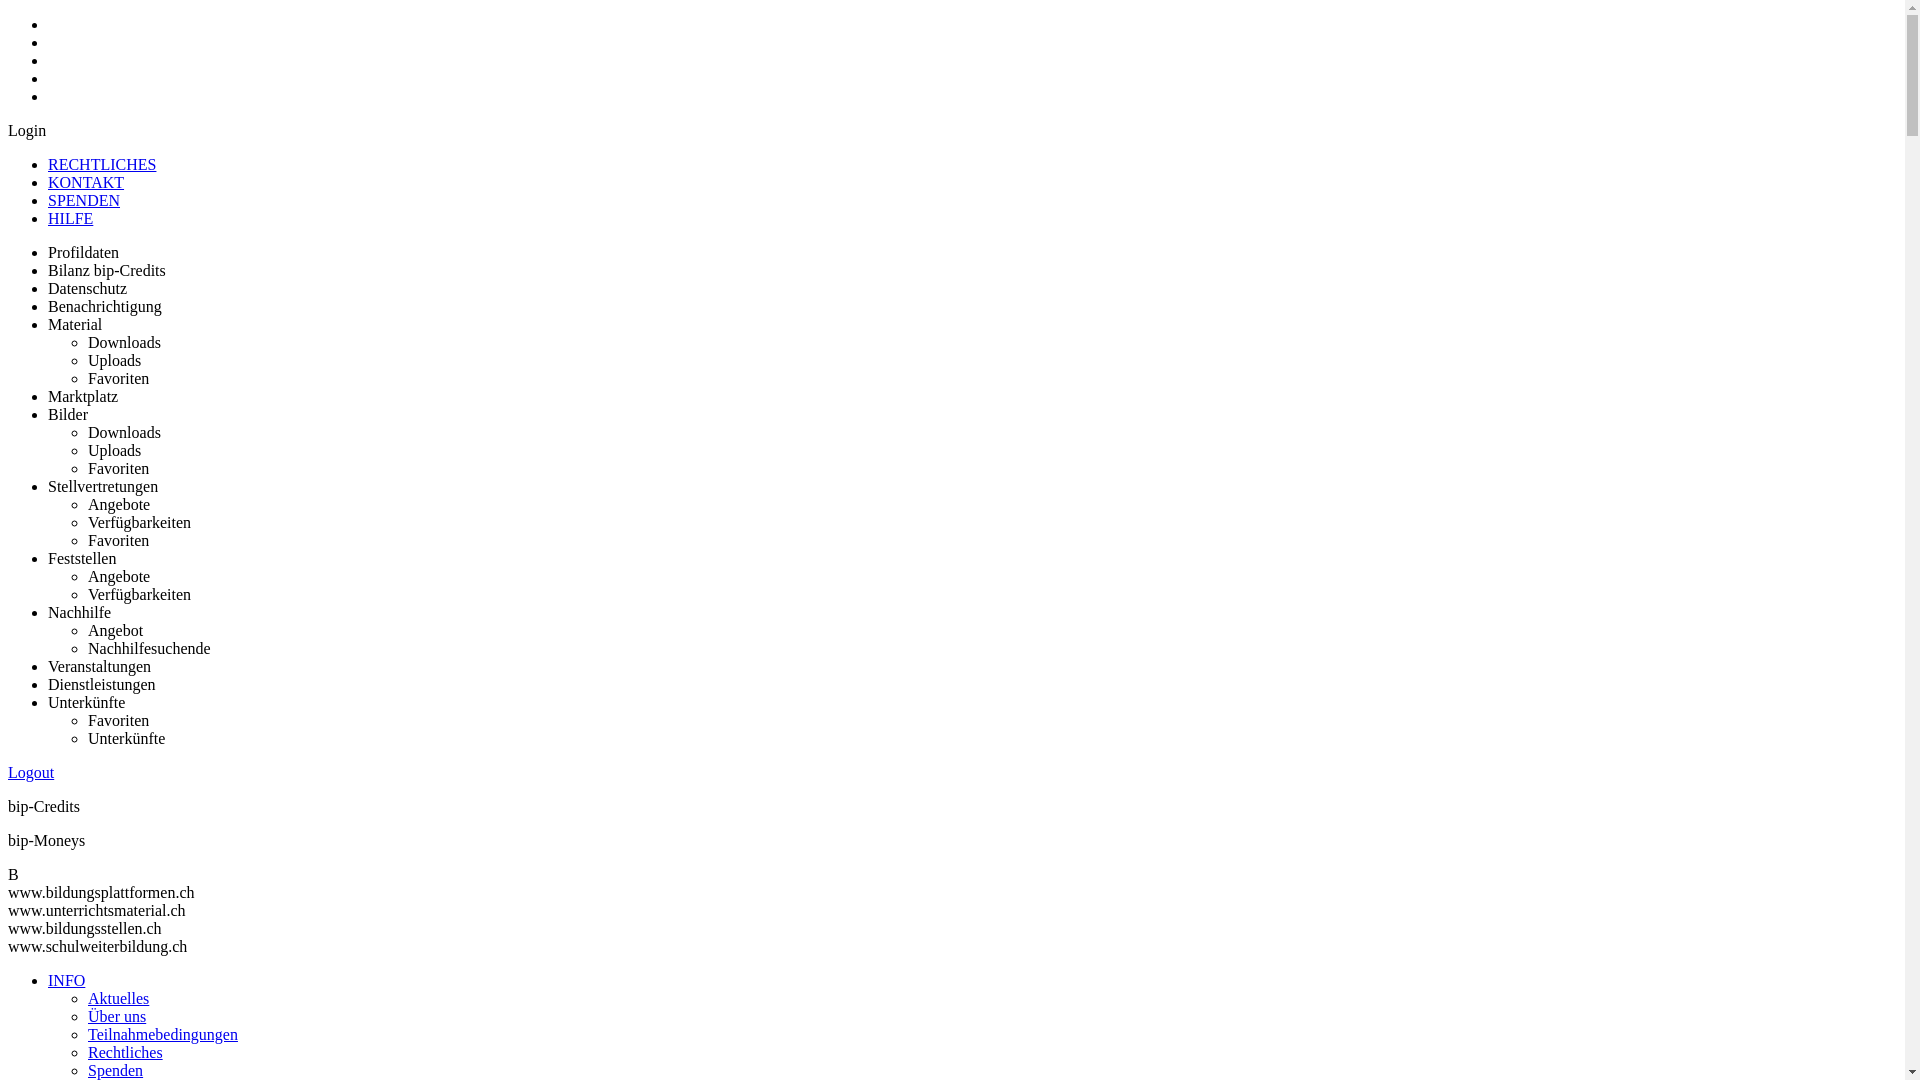 The image size is (1920, 1080). I want to click on 'Logout', so click(8, 771).